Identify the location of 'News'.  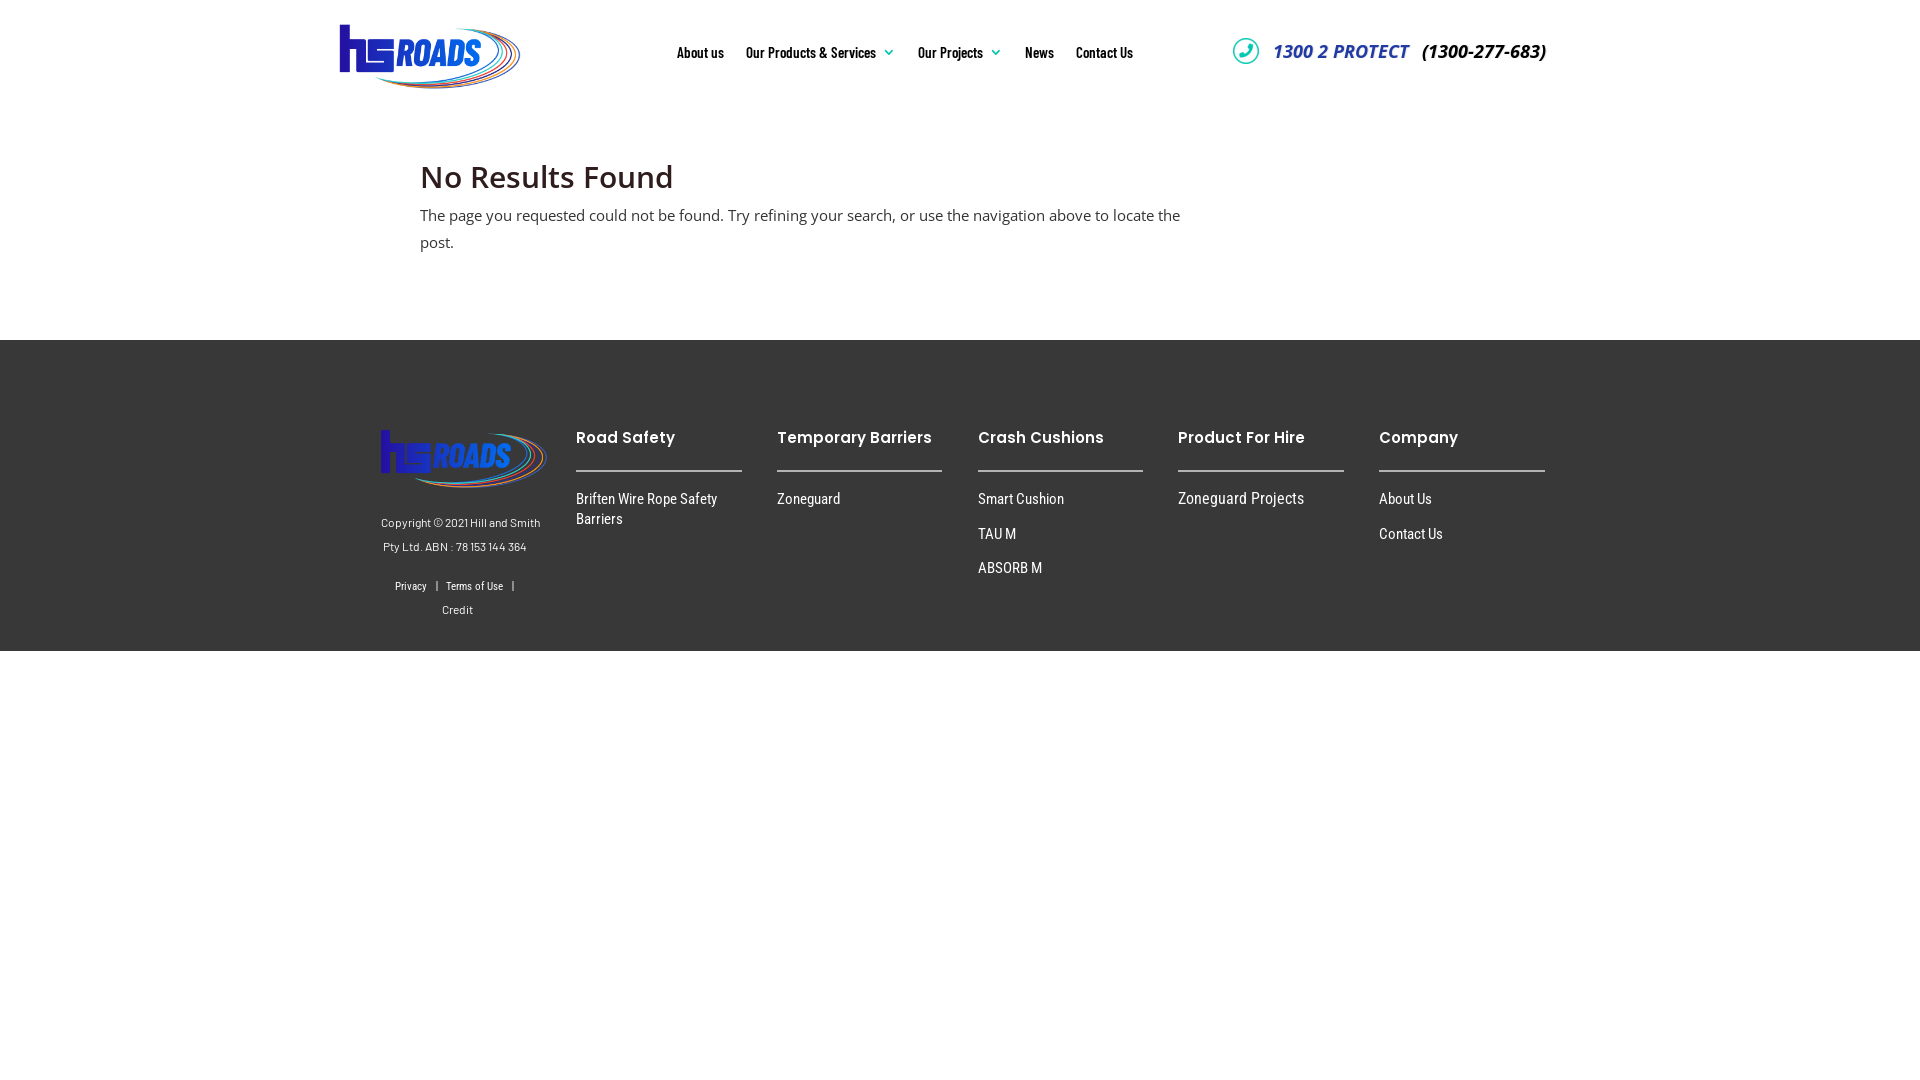
(1039, 55).